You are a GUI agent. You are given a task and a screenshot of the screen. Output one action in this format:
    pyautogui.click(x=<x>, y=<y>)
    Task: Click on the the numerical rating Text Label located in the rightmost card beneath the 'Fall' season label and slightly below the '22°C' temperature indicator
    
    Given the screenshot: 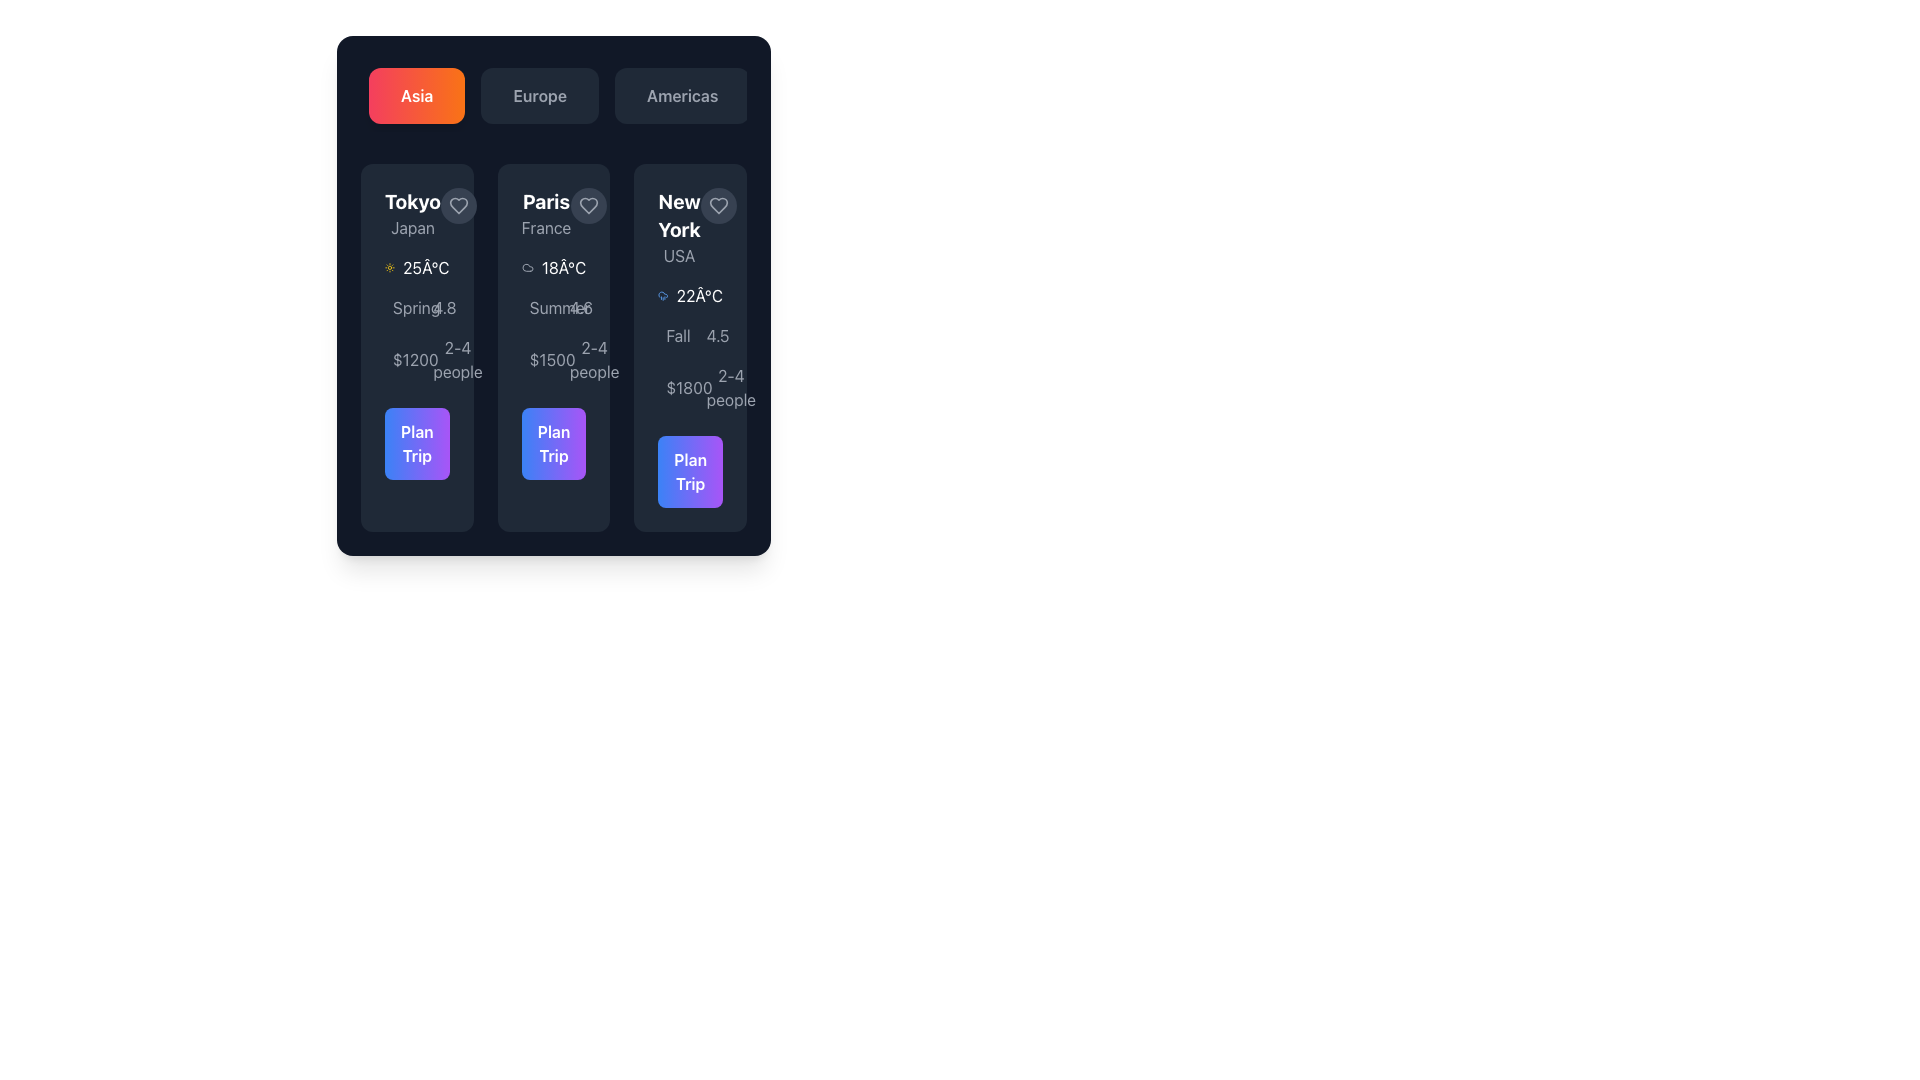 What is the action you would take?
    pyautogui.click(x=710, y=334)
    